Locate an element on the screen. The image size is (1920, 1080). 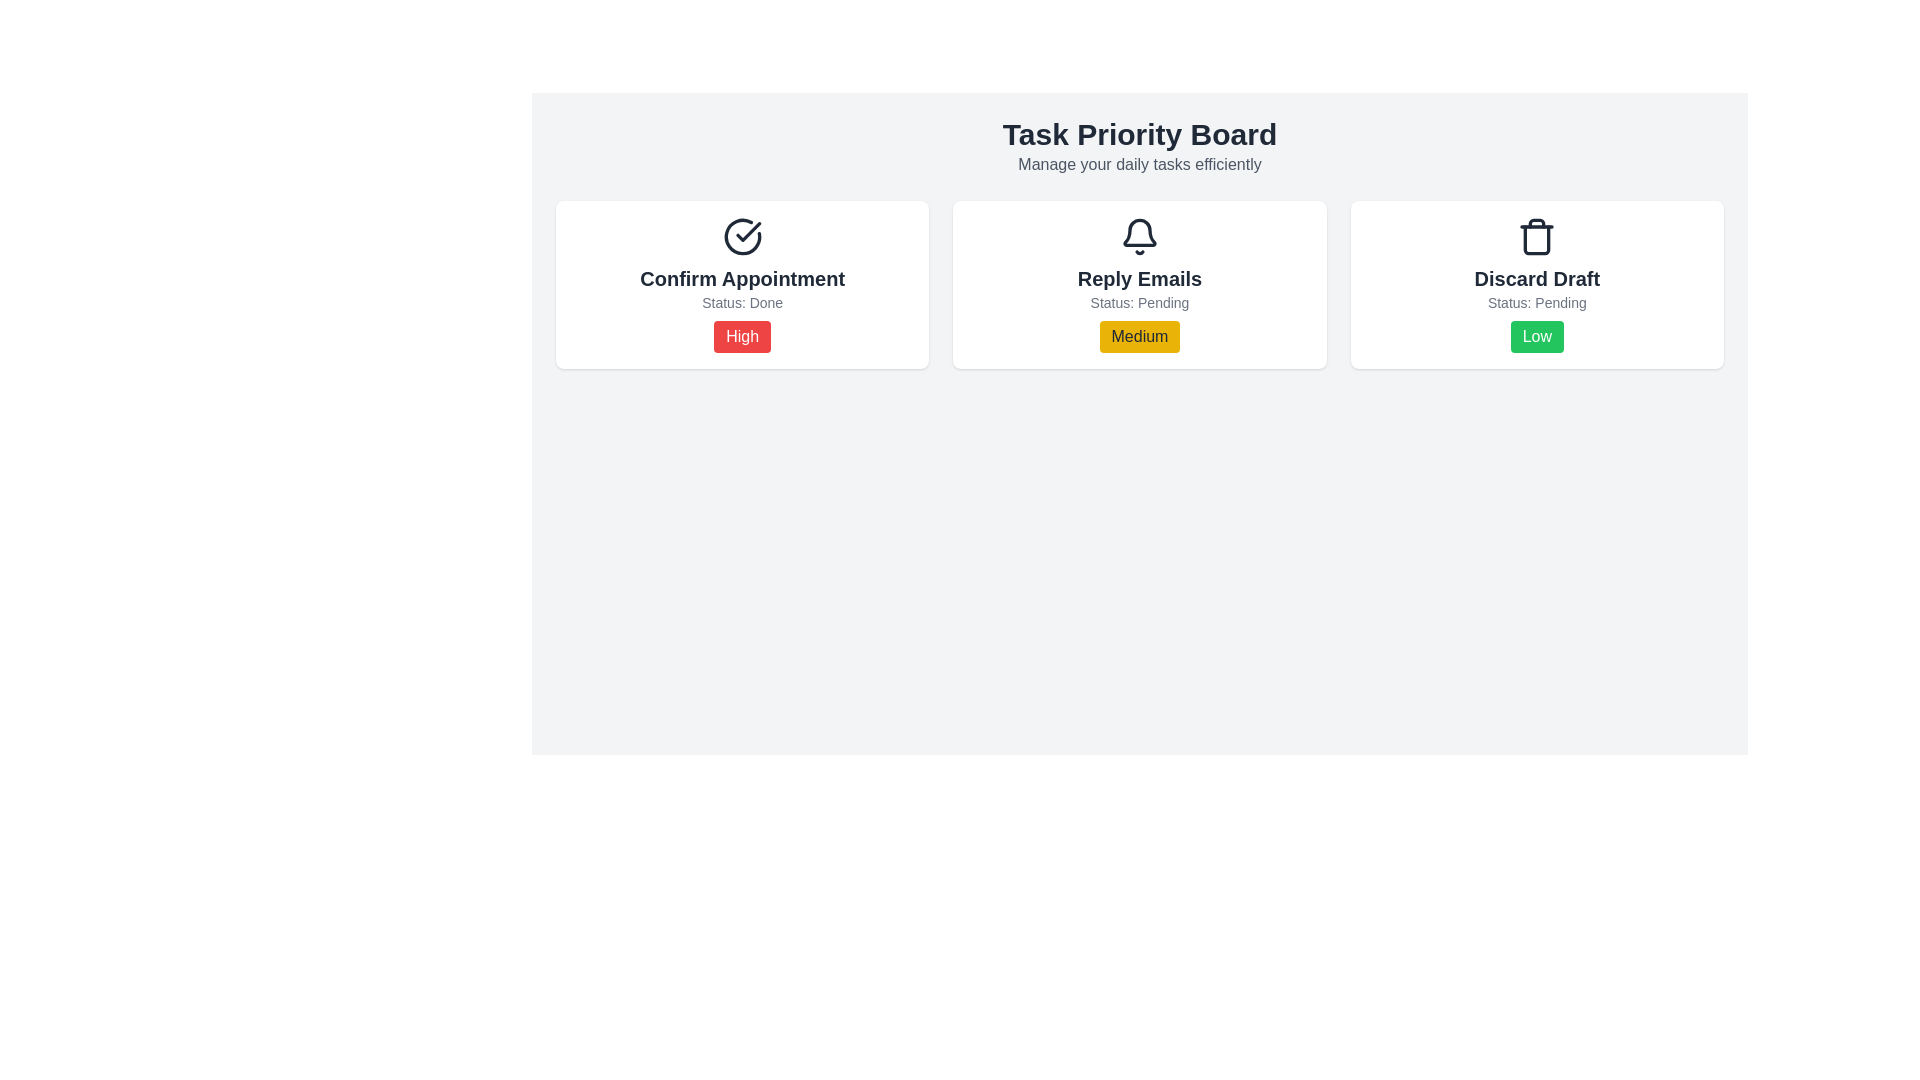
the text label displaying 'Status: Pending' located below the 'Discard Draft' heading in the rightmost card of the interface is located at coordinates (1536, 303).